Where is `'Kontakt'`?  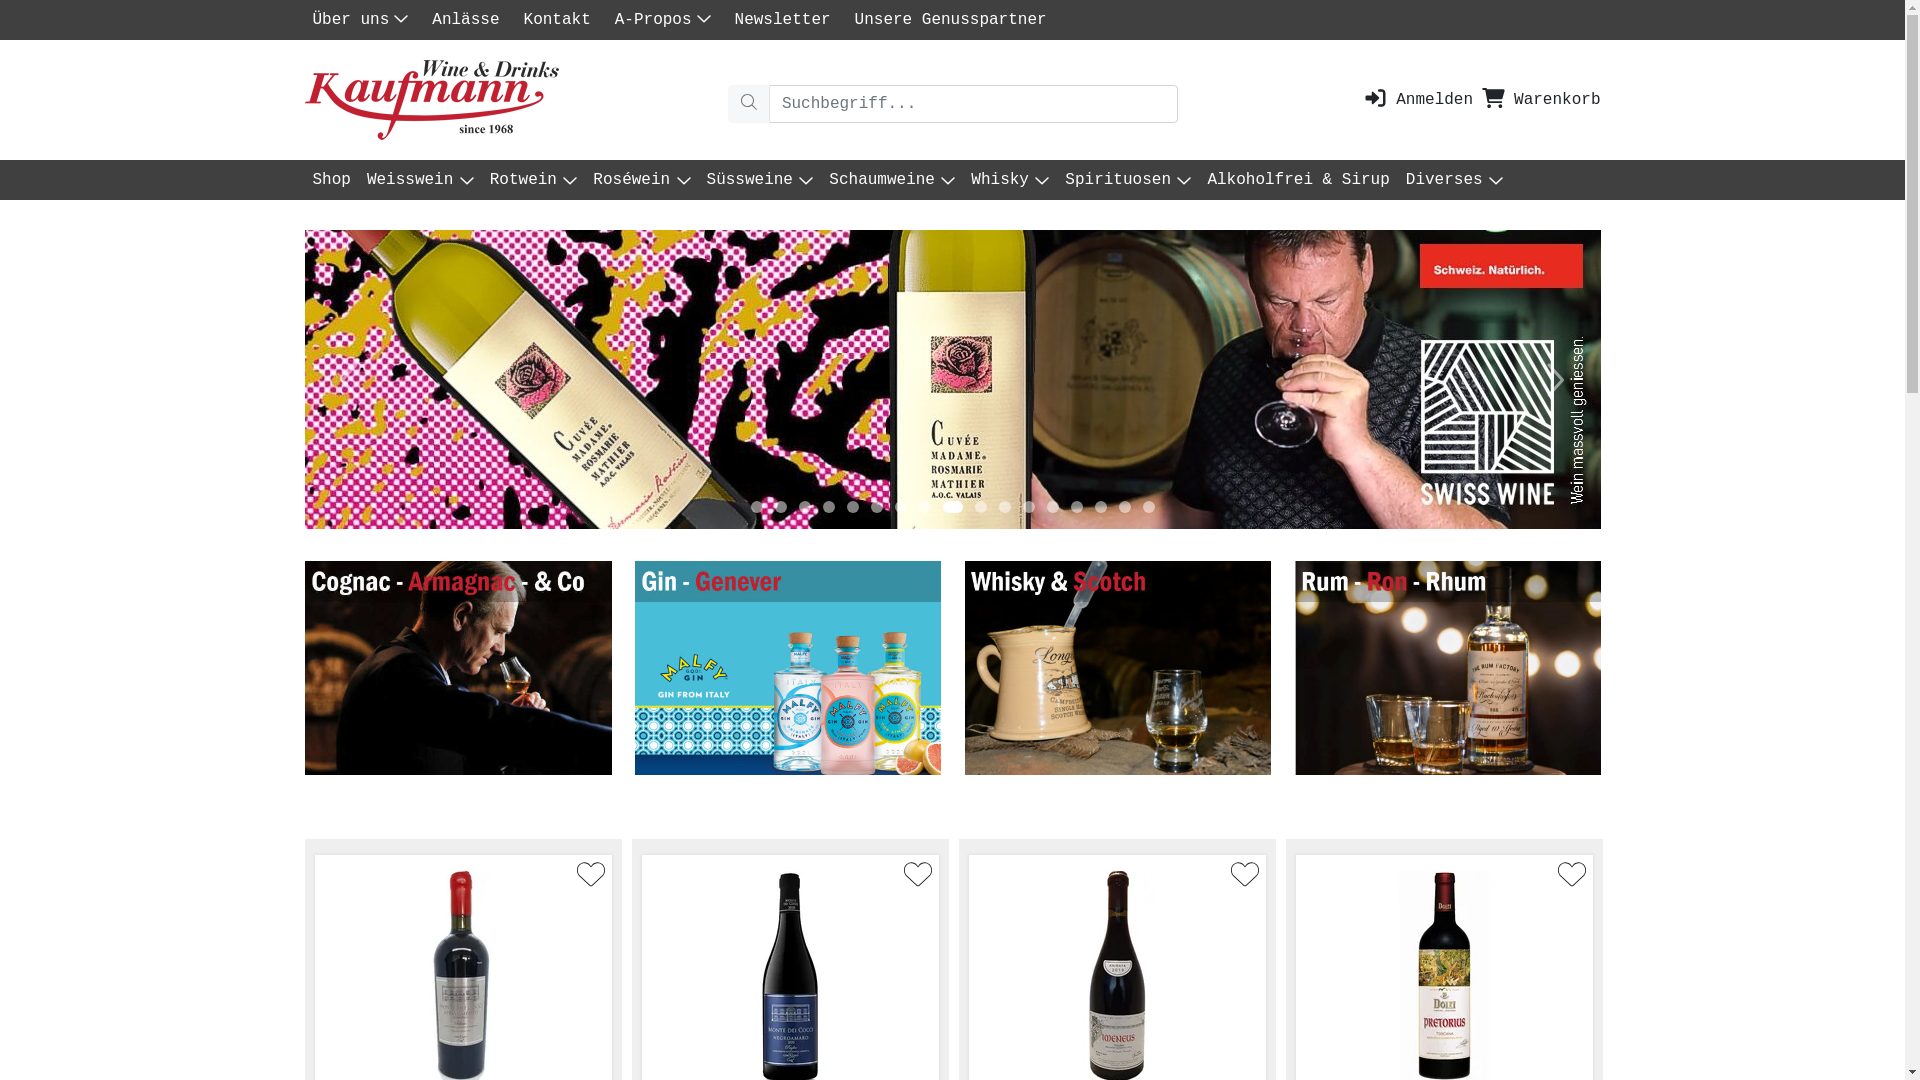 'Kontakt' is located at coordinates (560, 19).